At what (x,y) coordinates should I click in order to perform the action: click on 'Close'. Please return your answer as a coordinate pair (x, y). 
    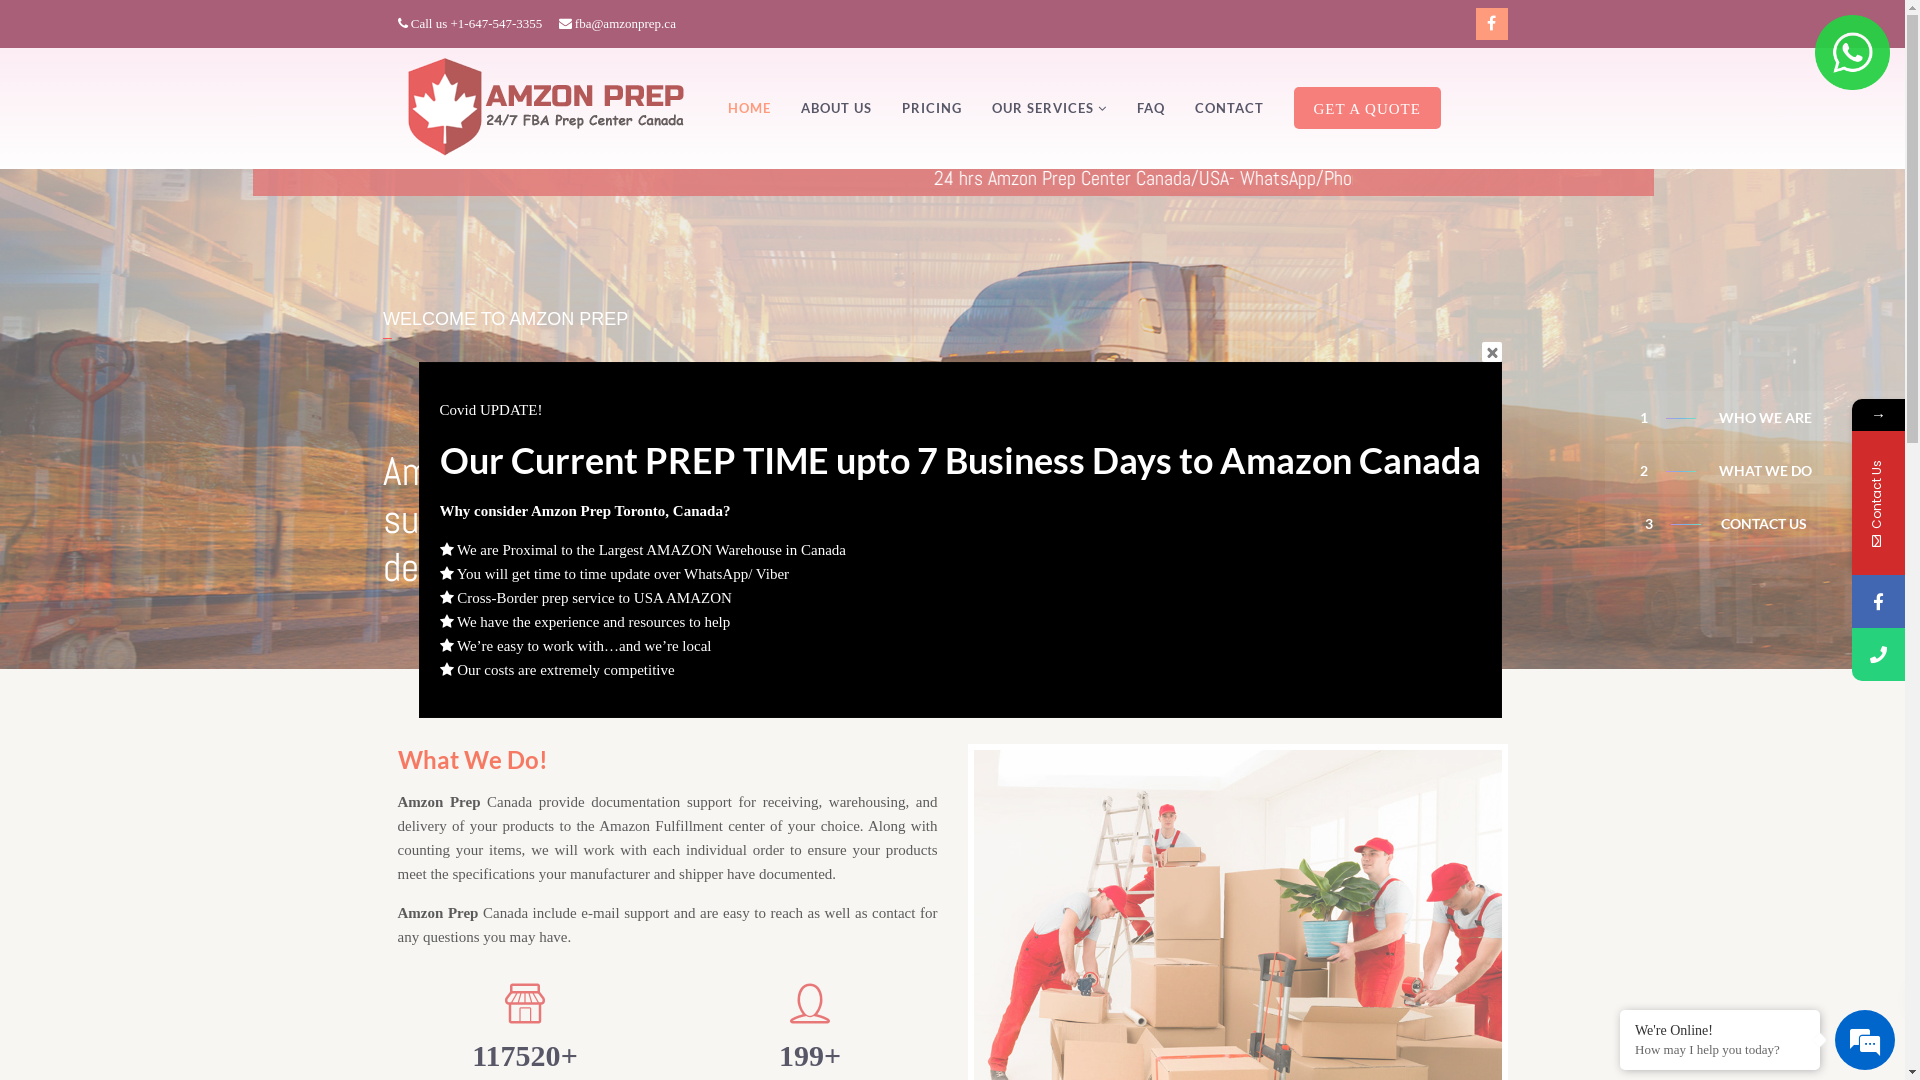
    Looking at the image, I should click on (1492, 350).